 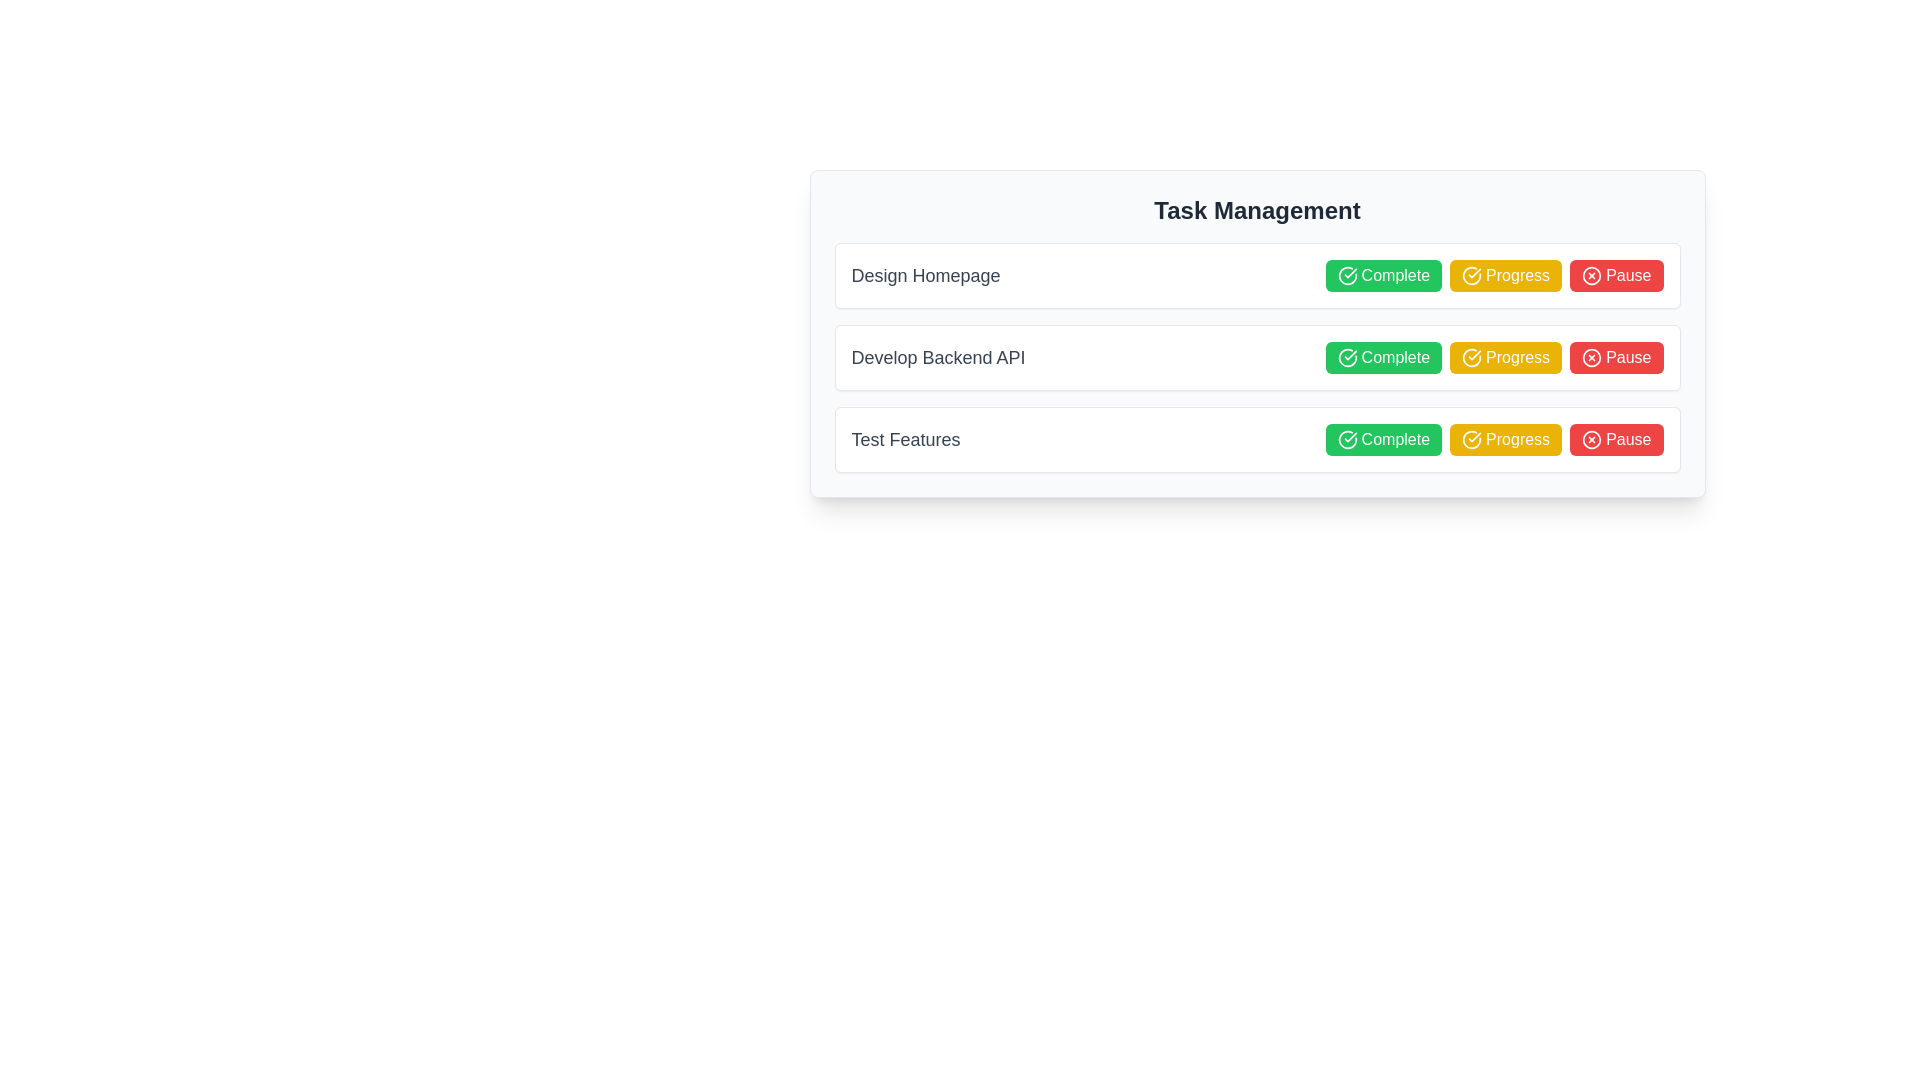 What do you see at coordinates (1256, 211) in the screenshot?
I see `the 'Task Management' text label, which is a bold, extra-large dark gray header centered at the top of the task options panel` at bounding box center [1256, 211].